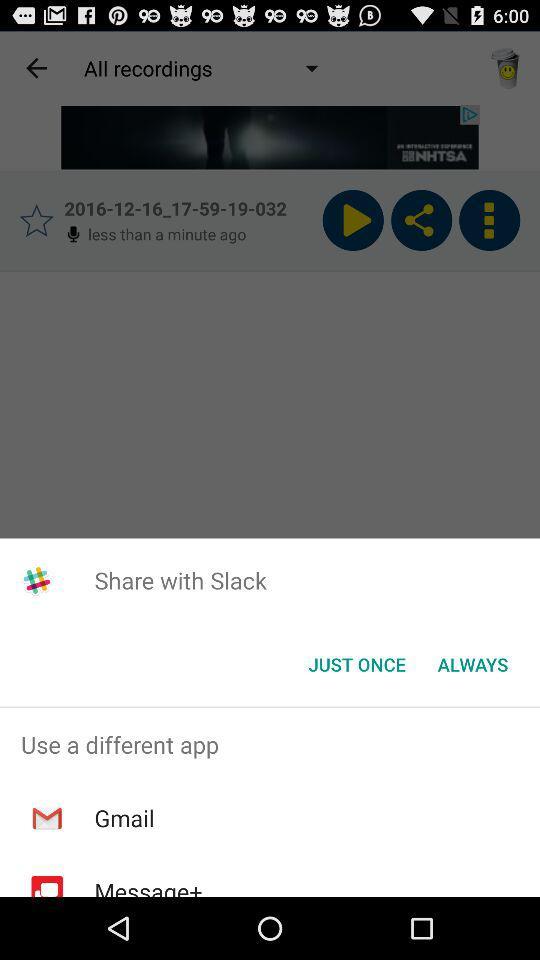 This screenshot has height=960, width=540. I want to click on the icon below share with slack icon, so click(472, 664).